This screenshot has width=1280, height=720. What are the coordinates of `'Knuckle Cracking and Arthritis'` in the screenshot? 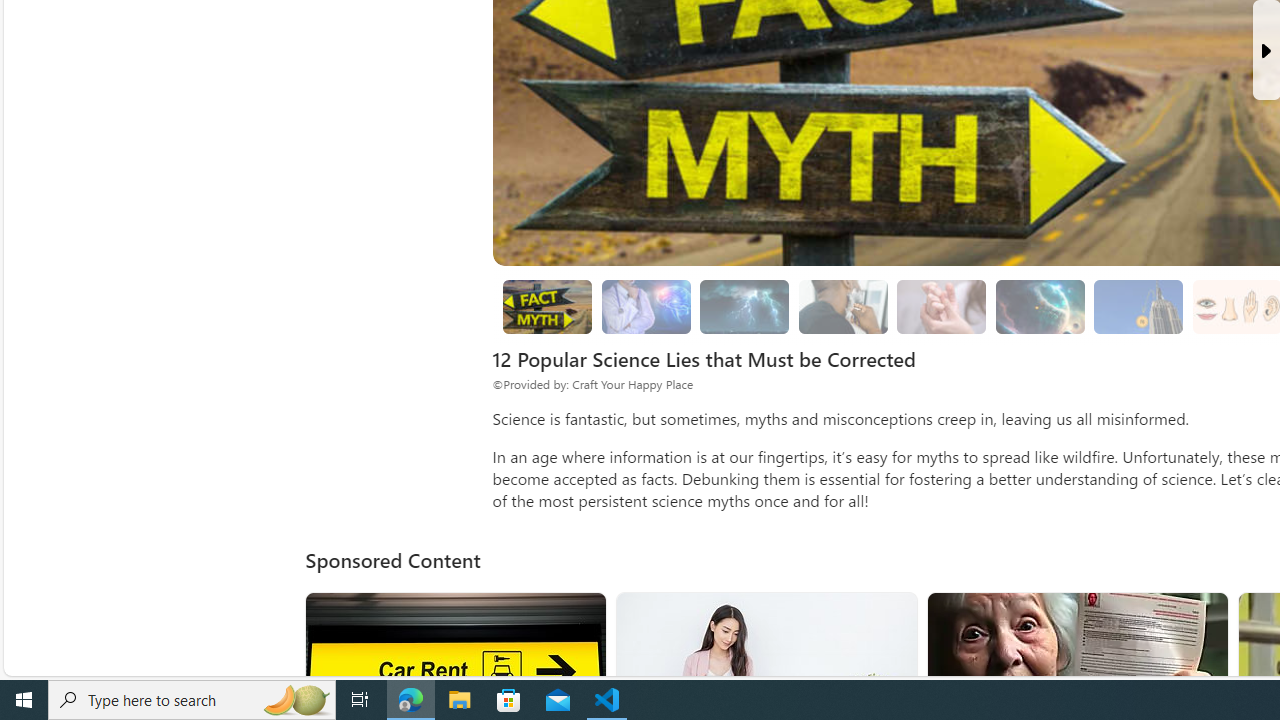 It's located at (940, 307).